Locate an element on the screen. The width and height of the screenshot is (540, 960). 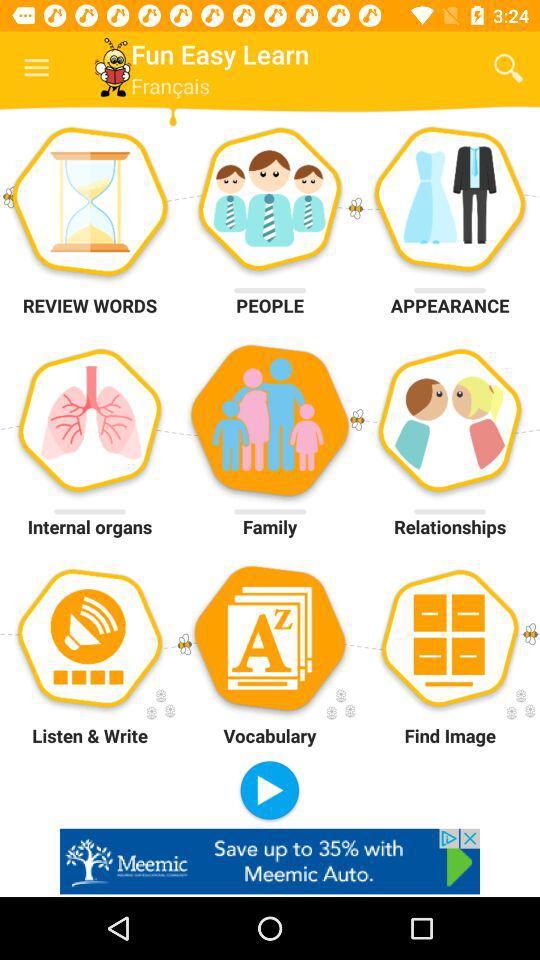
the option is located at coordinates (269, 791).